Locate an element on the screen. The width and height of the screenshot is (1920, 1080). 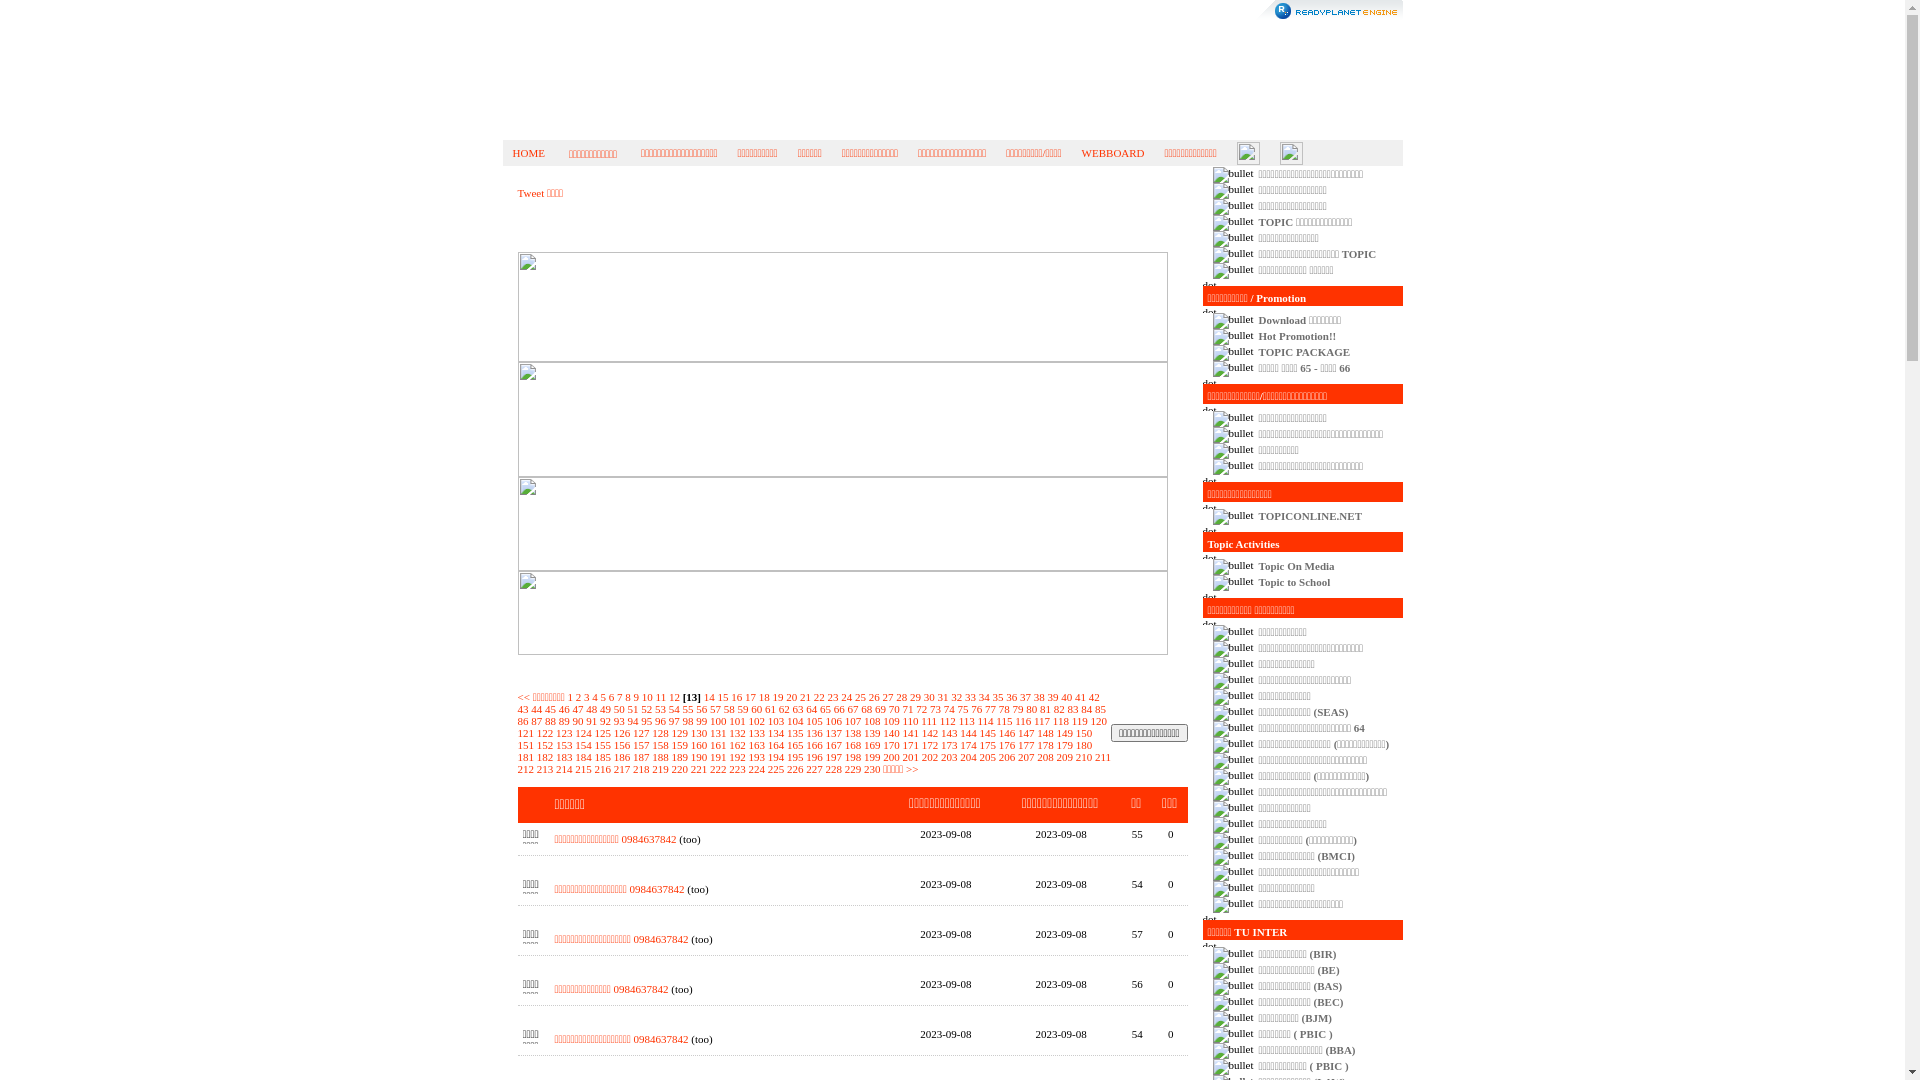
'150' is located at coordinates (1083, 732).